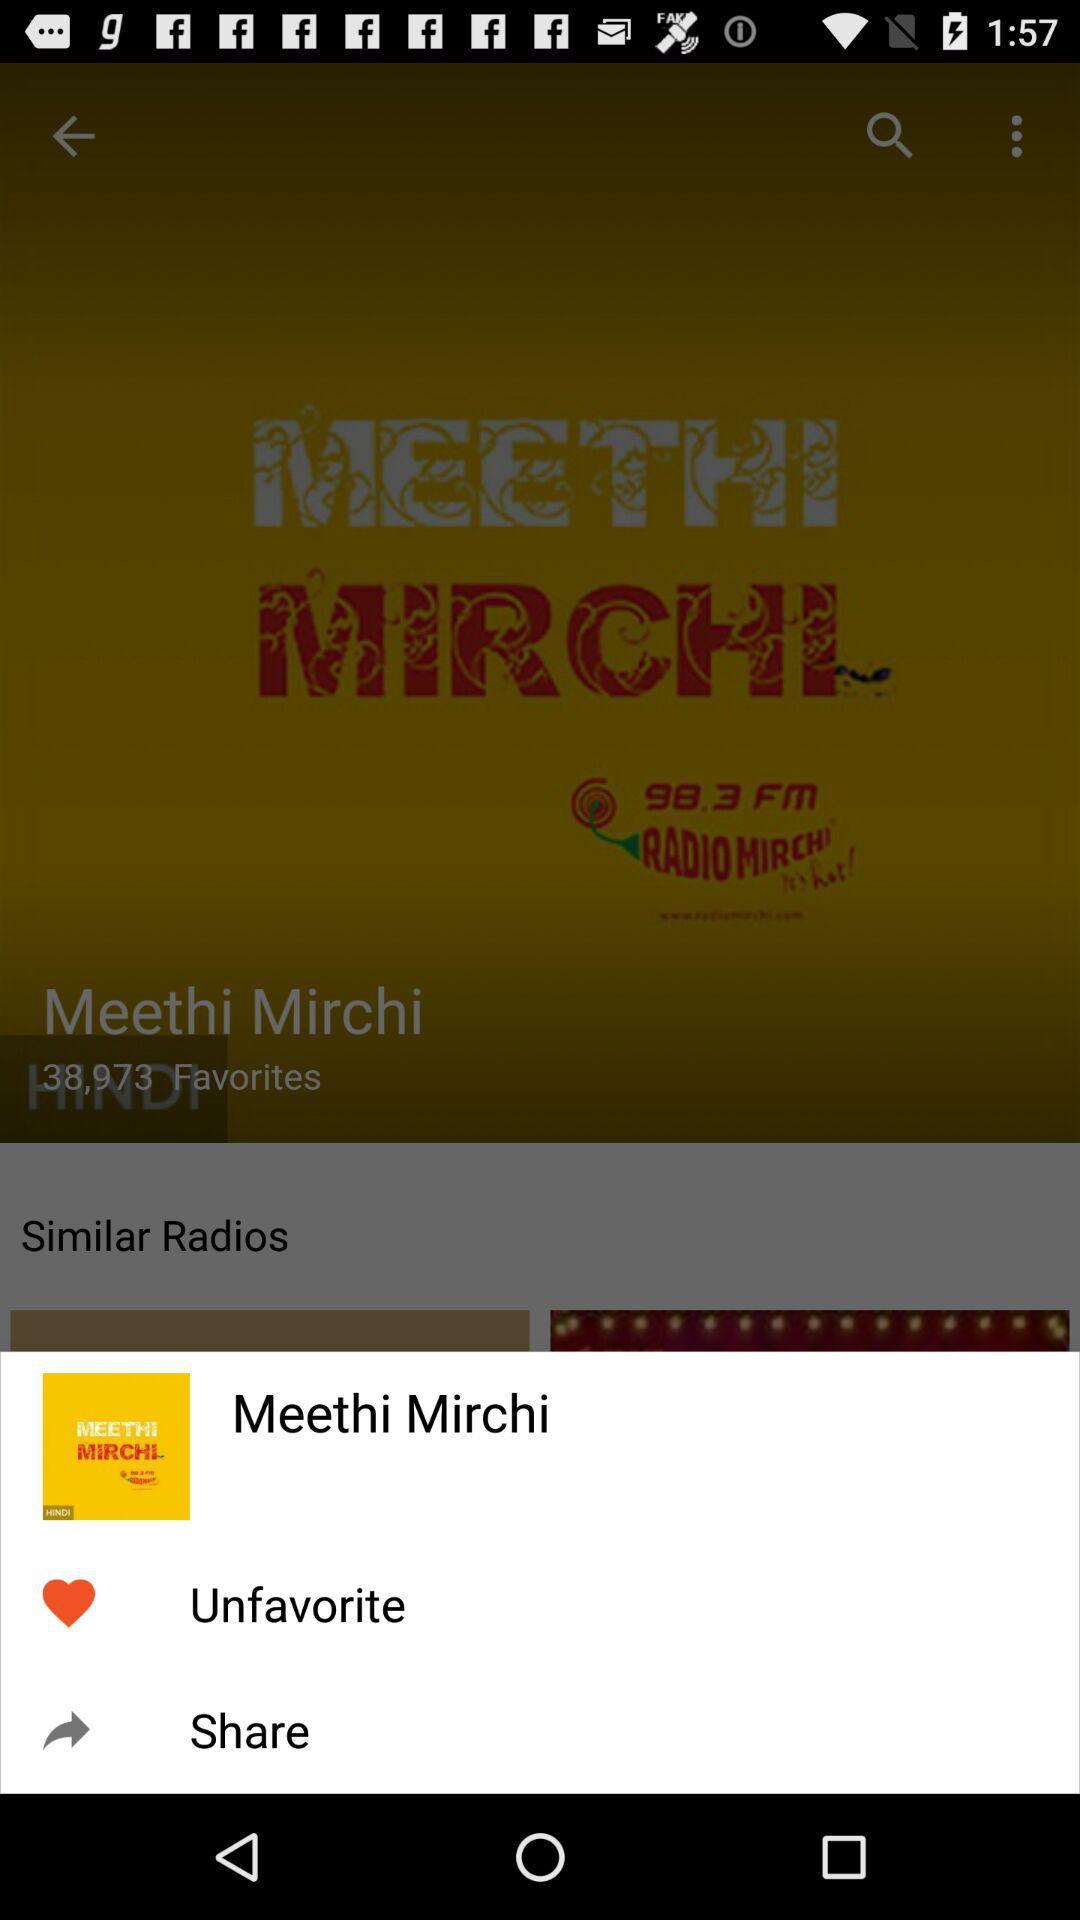 The image size is (1080, 1920). What do you see at coordinates (634, 1398) in the screenshot?
I see `the icon above the unfavorite` at bounding box center [634, 1398].